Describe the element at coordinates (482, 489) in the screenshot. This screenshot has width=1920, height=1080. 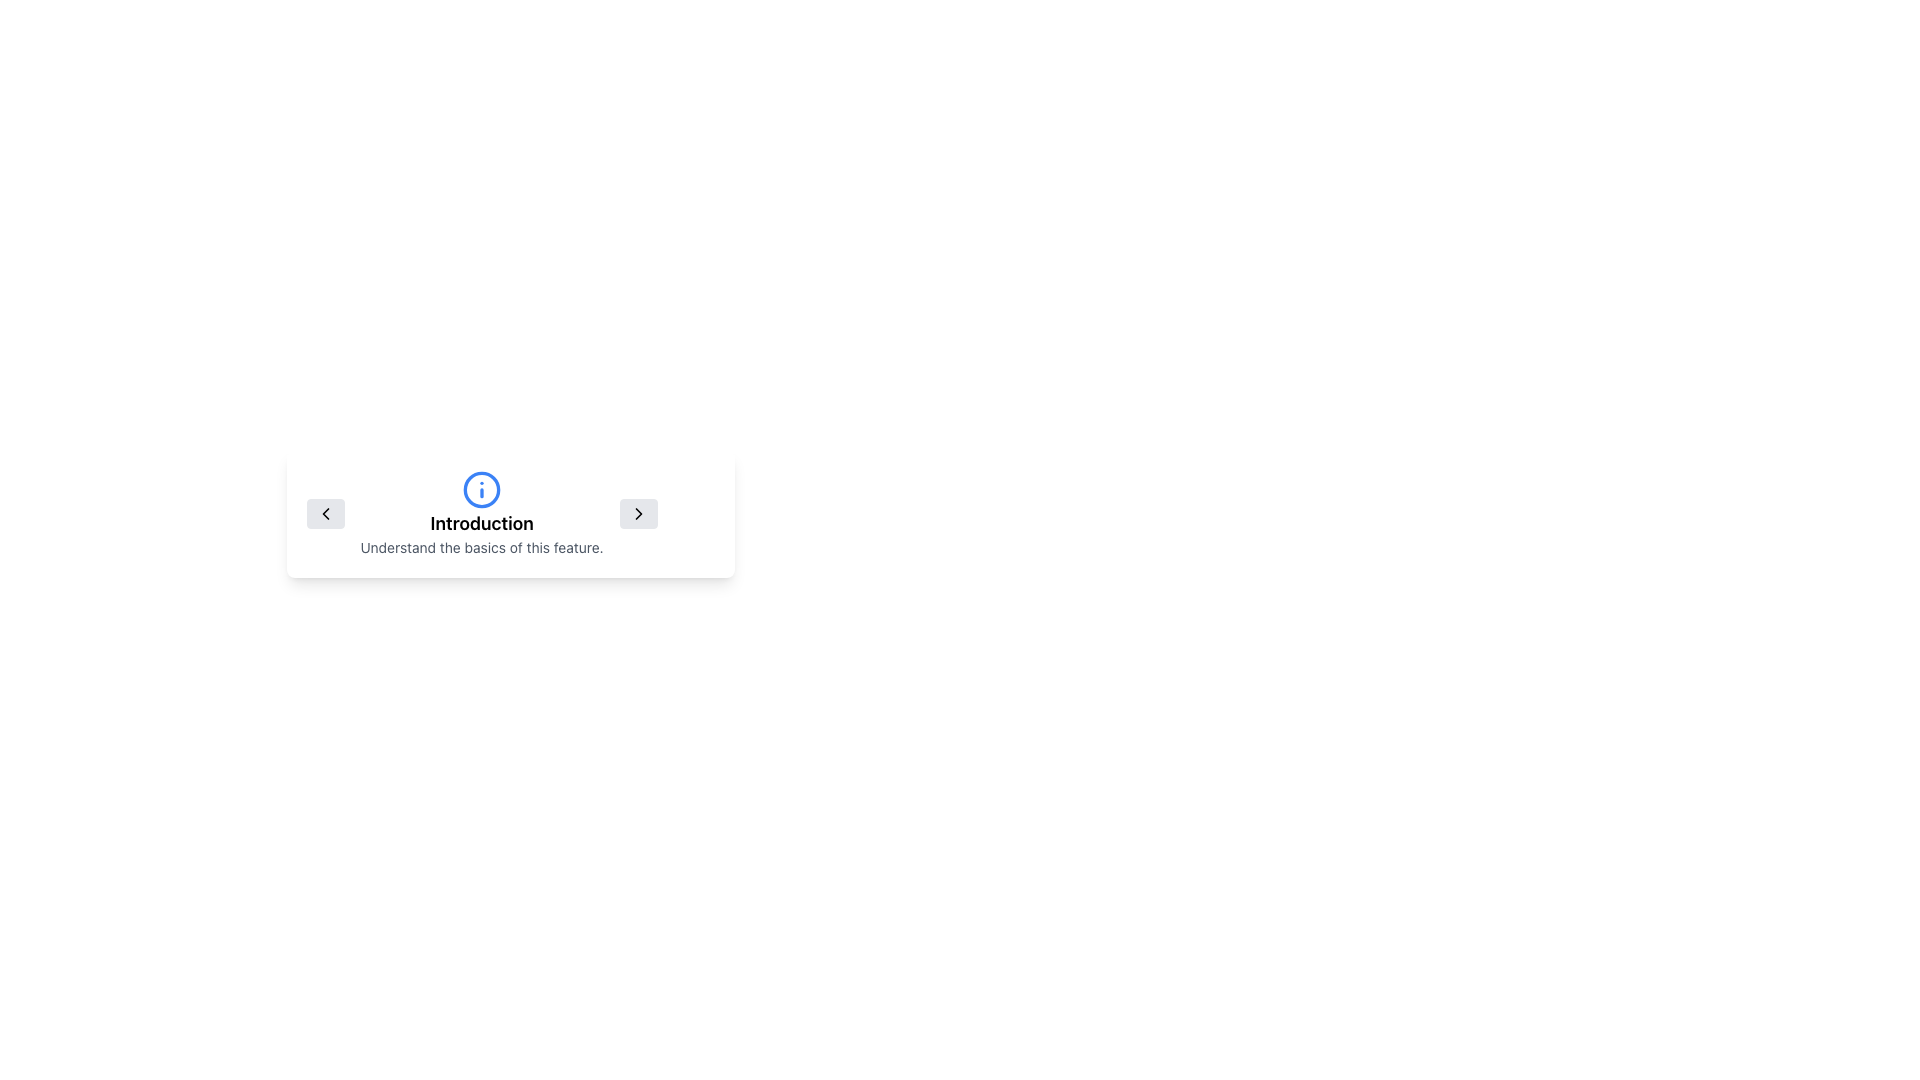
I see `the blue circular outline of the info icon located at the center of the UI card` at that location.